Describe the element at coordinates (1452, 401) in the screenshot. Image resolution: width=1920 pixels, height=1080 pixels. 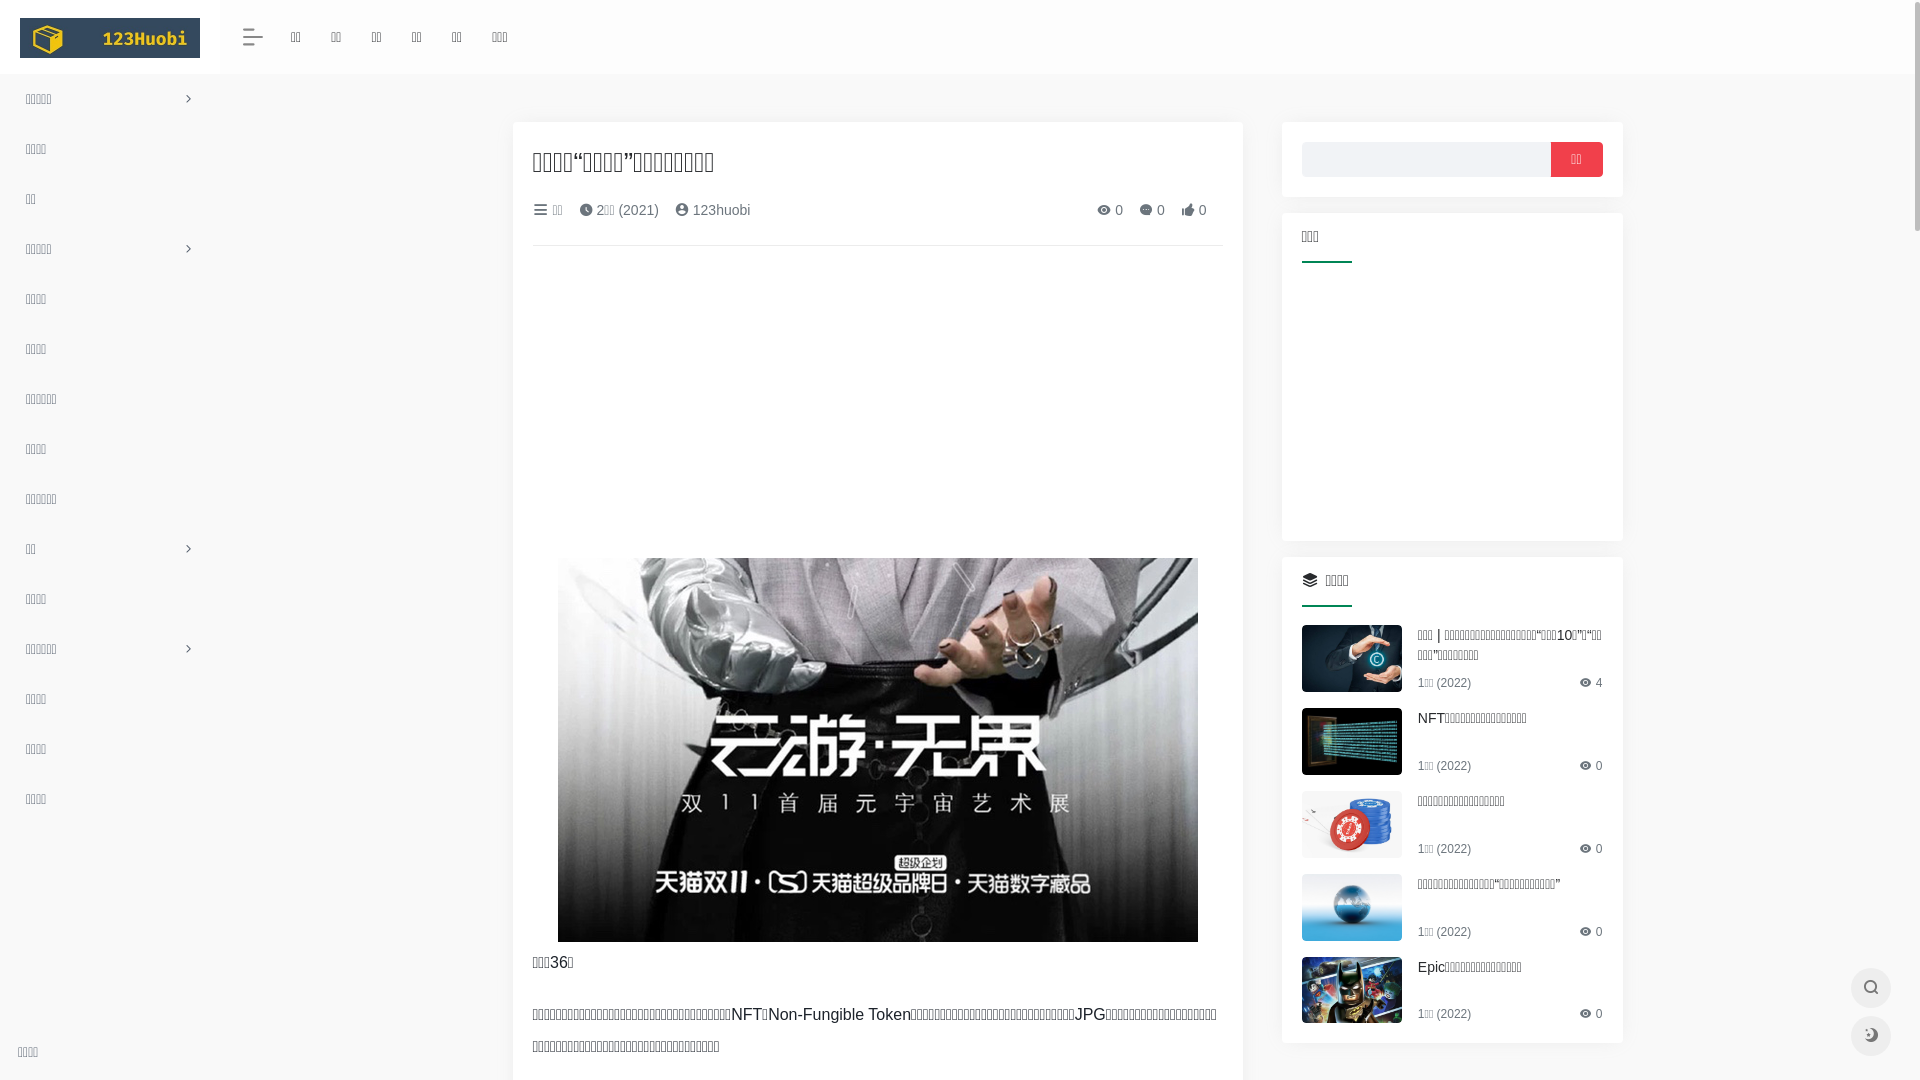
I see `'Advertisement'` at that location.